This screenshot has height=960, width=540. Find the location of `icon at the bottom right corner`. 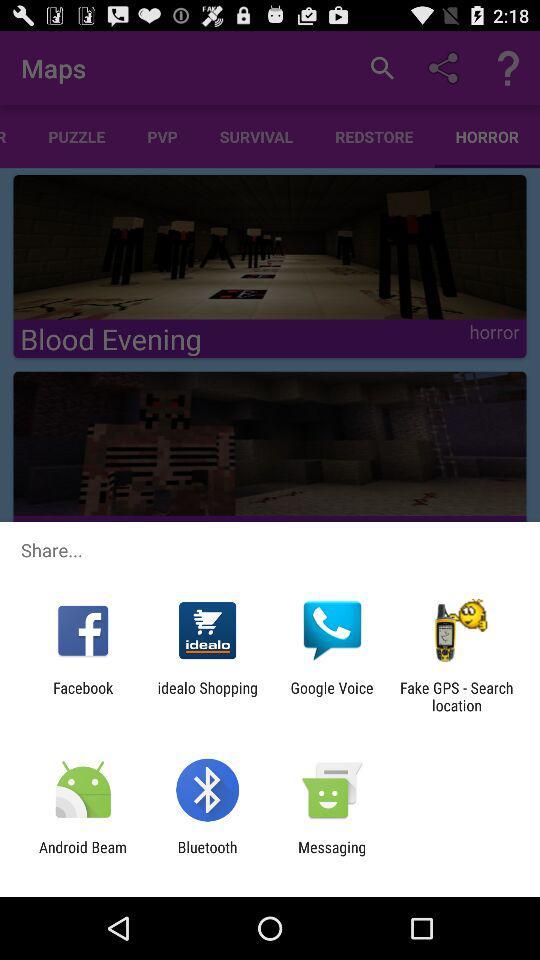

icon at the bottom right corner is located at coordinates (456, 696).